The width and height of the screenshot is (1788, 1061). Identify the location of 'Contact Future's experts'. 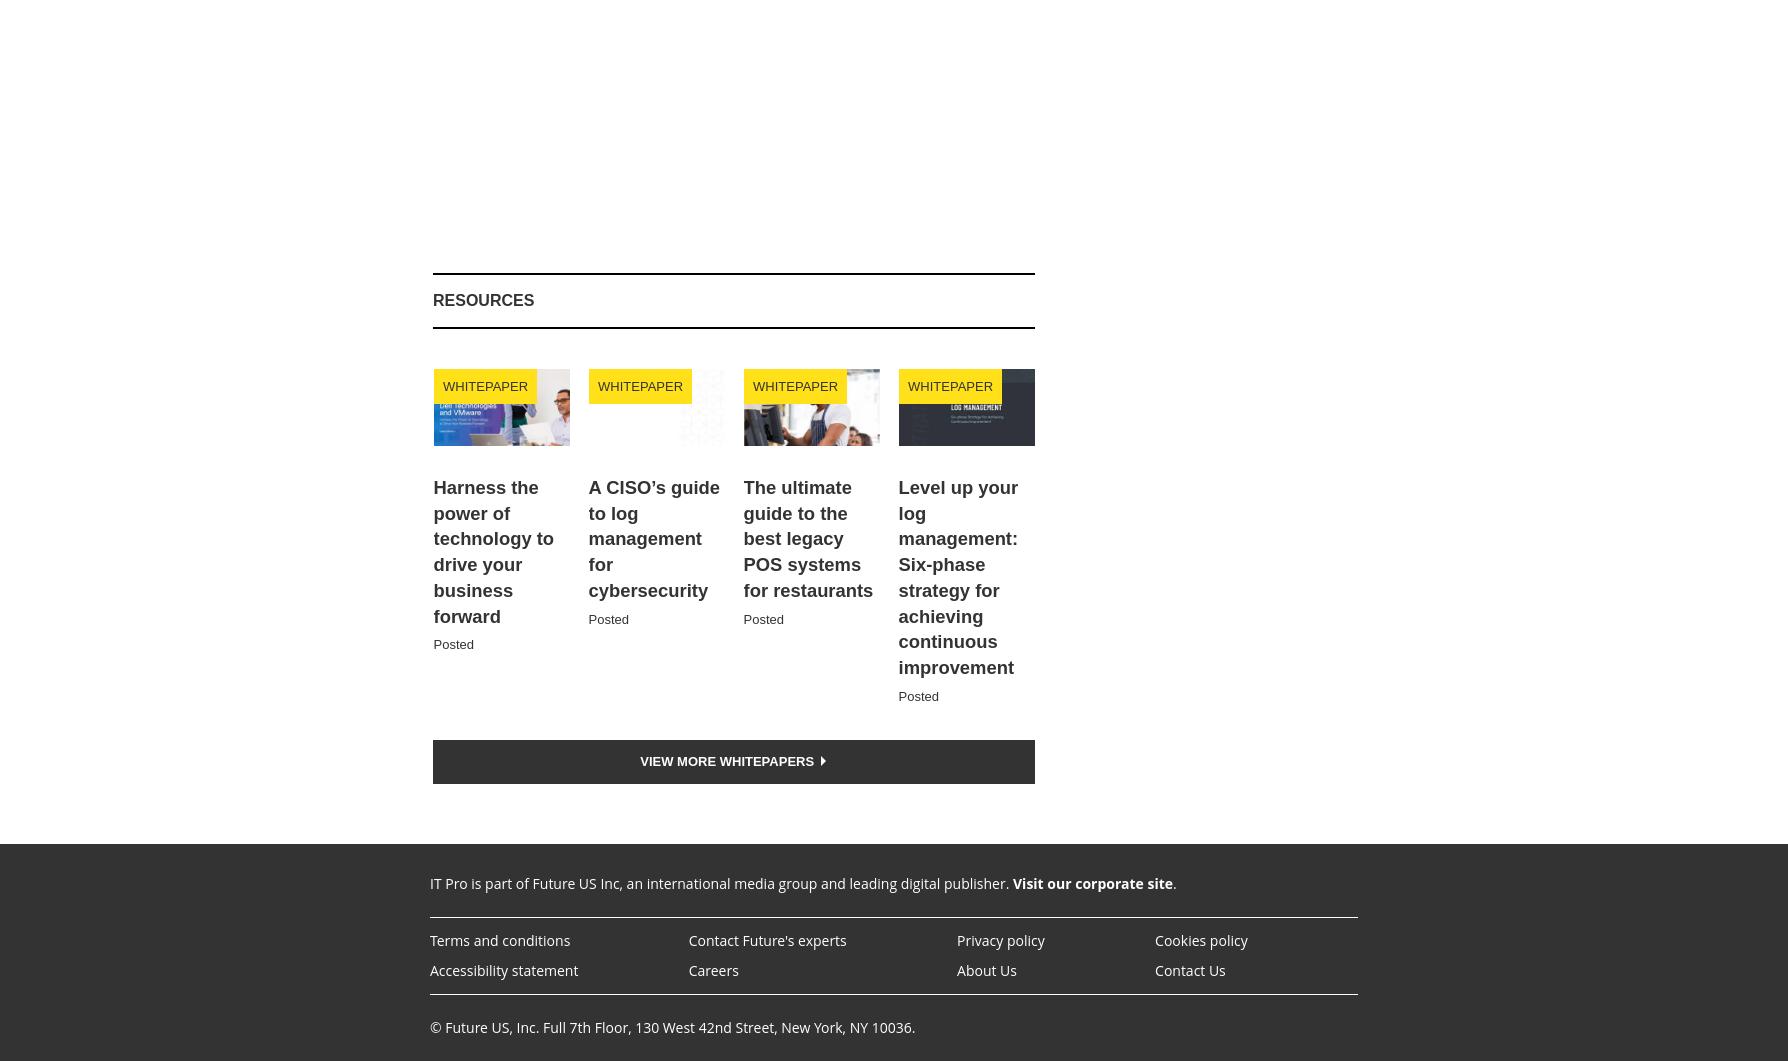
(687, 938).